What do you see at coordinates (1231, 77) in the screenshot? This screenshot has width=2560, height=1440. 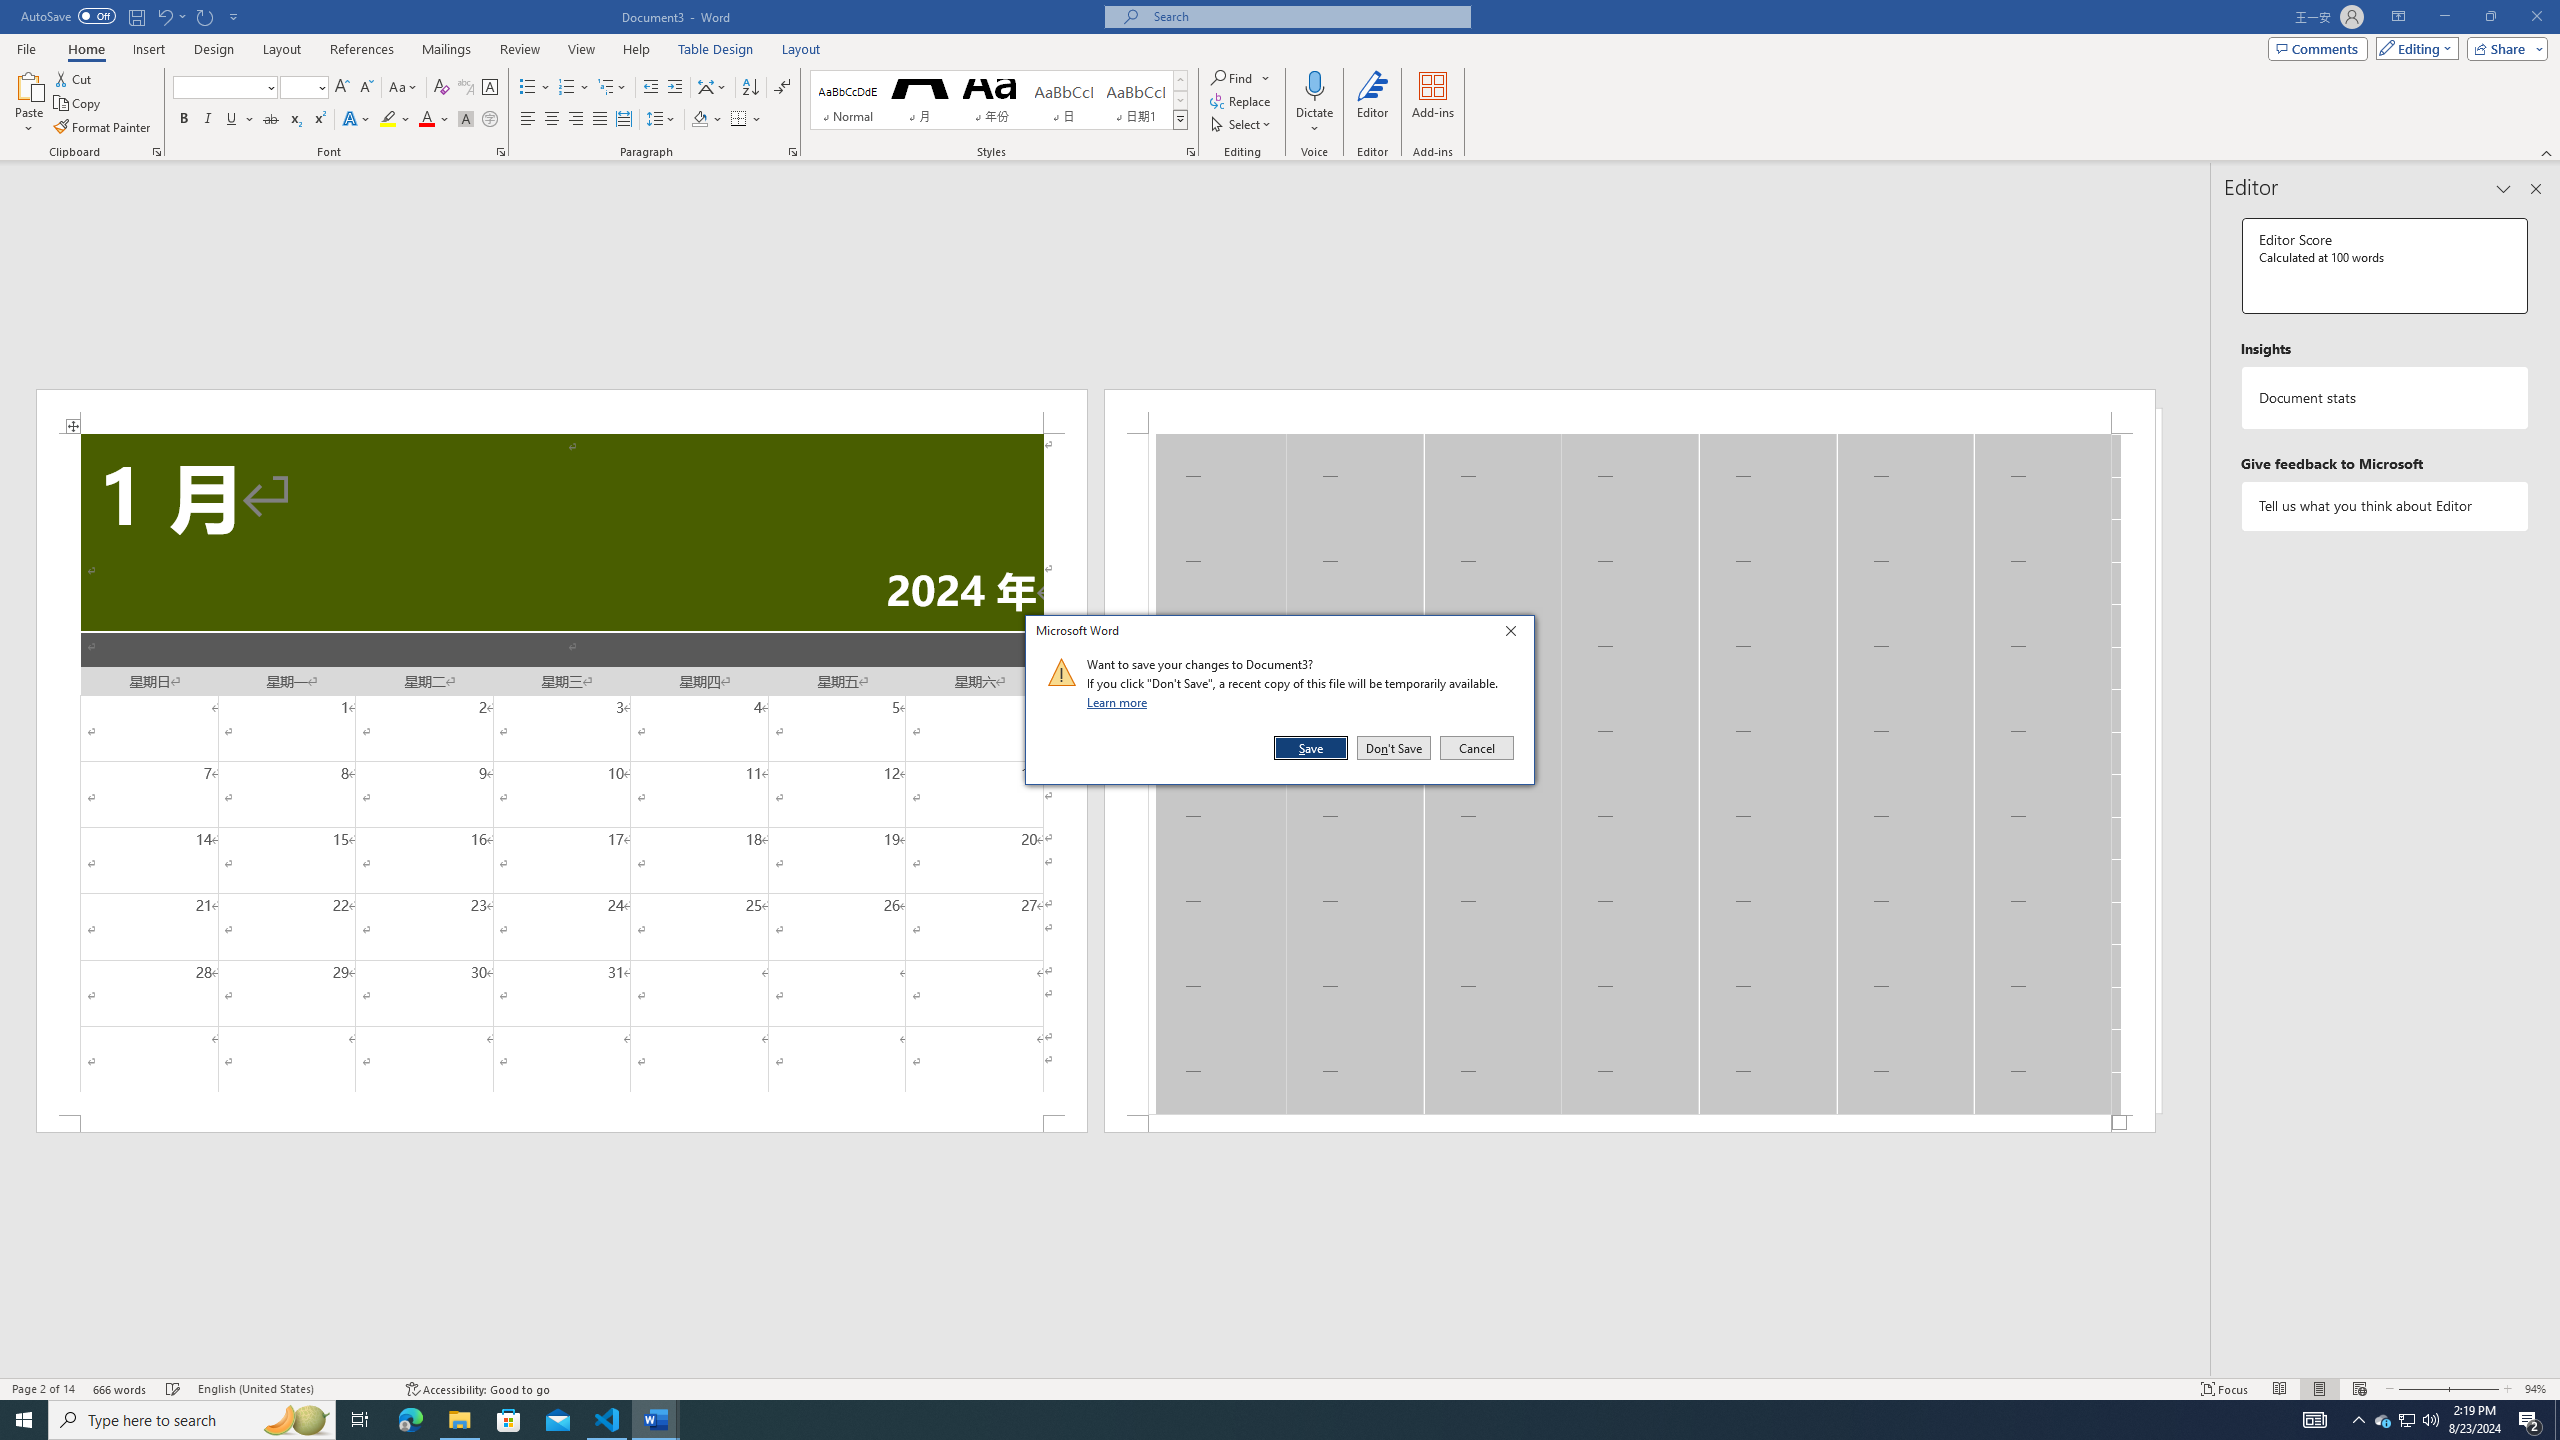 I see `'Find'` at bounding box center [1231, 77].